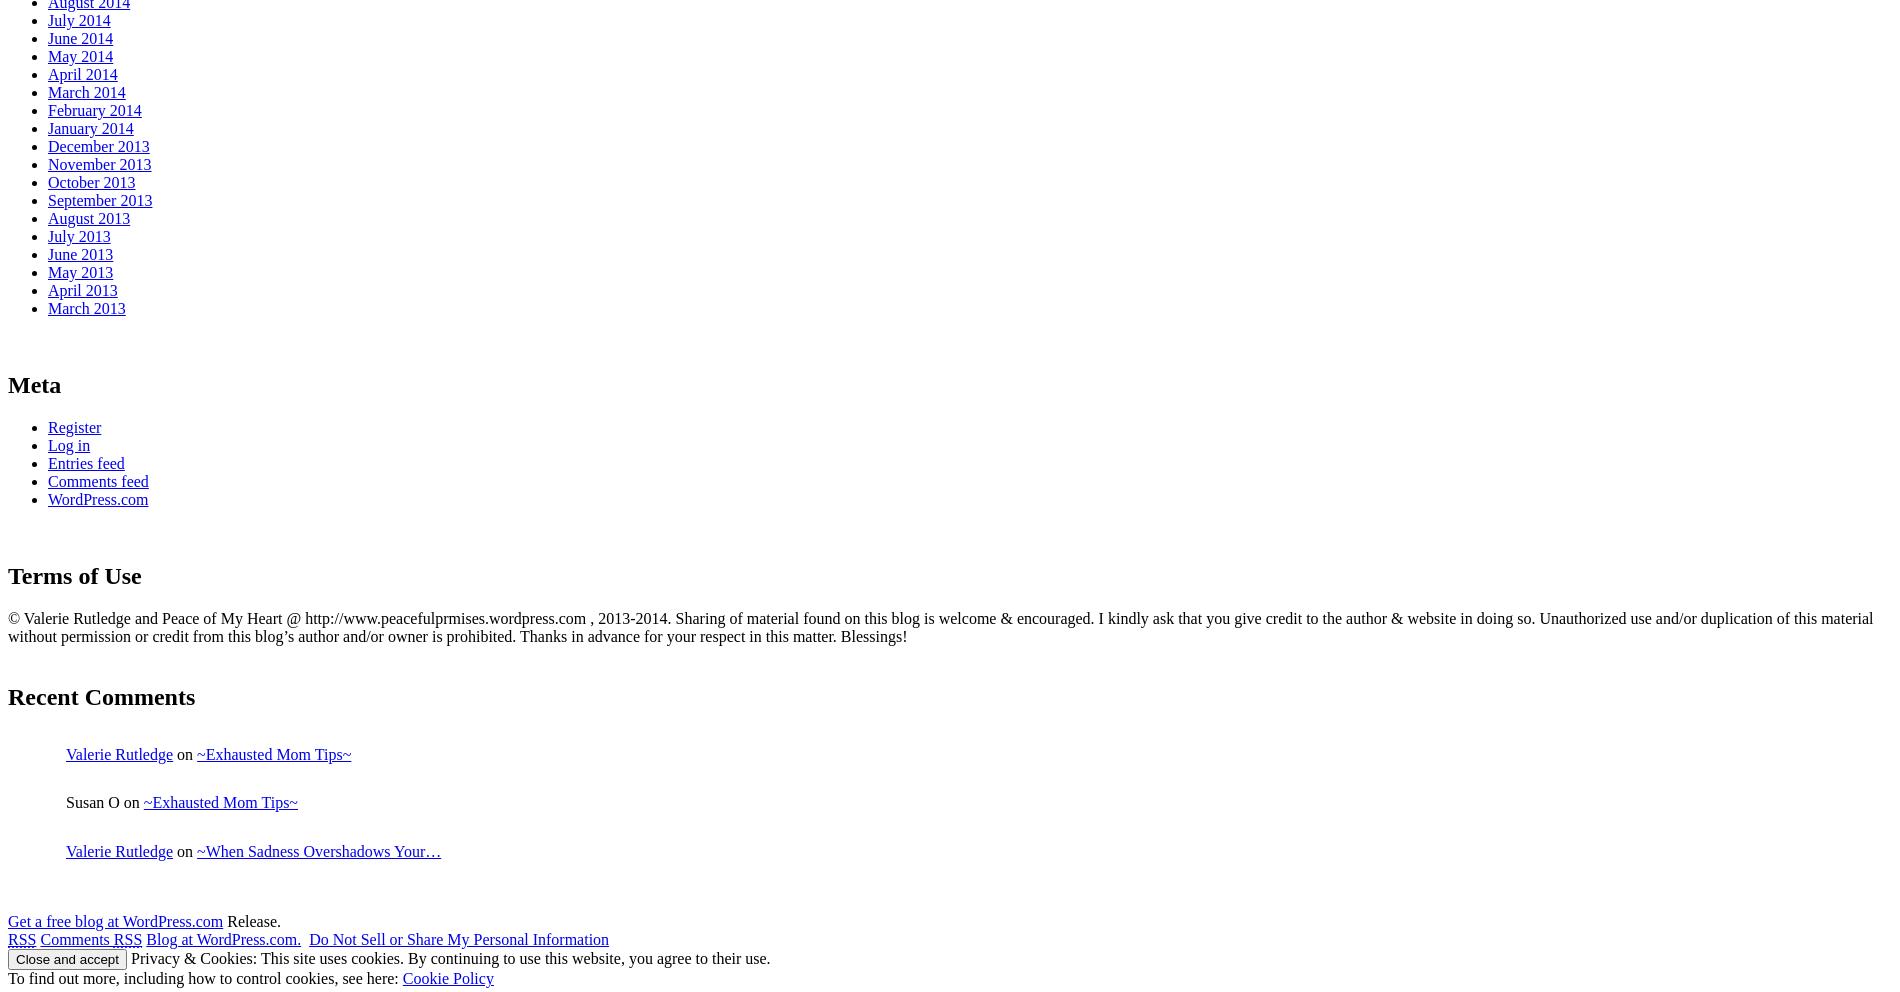 The image size is (1900, 992). What do you see at coordinates (82, 288) in the screenshot?
I see `'April 2013'` at bounding box center [82, 288].